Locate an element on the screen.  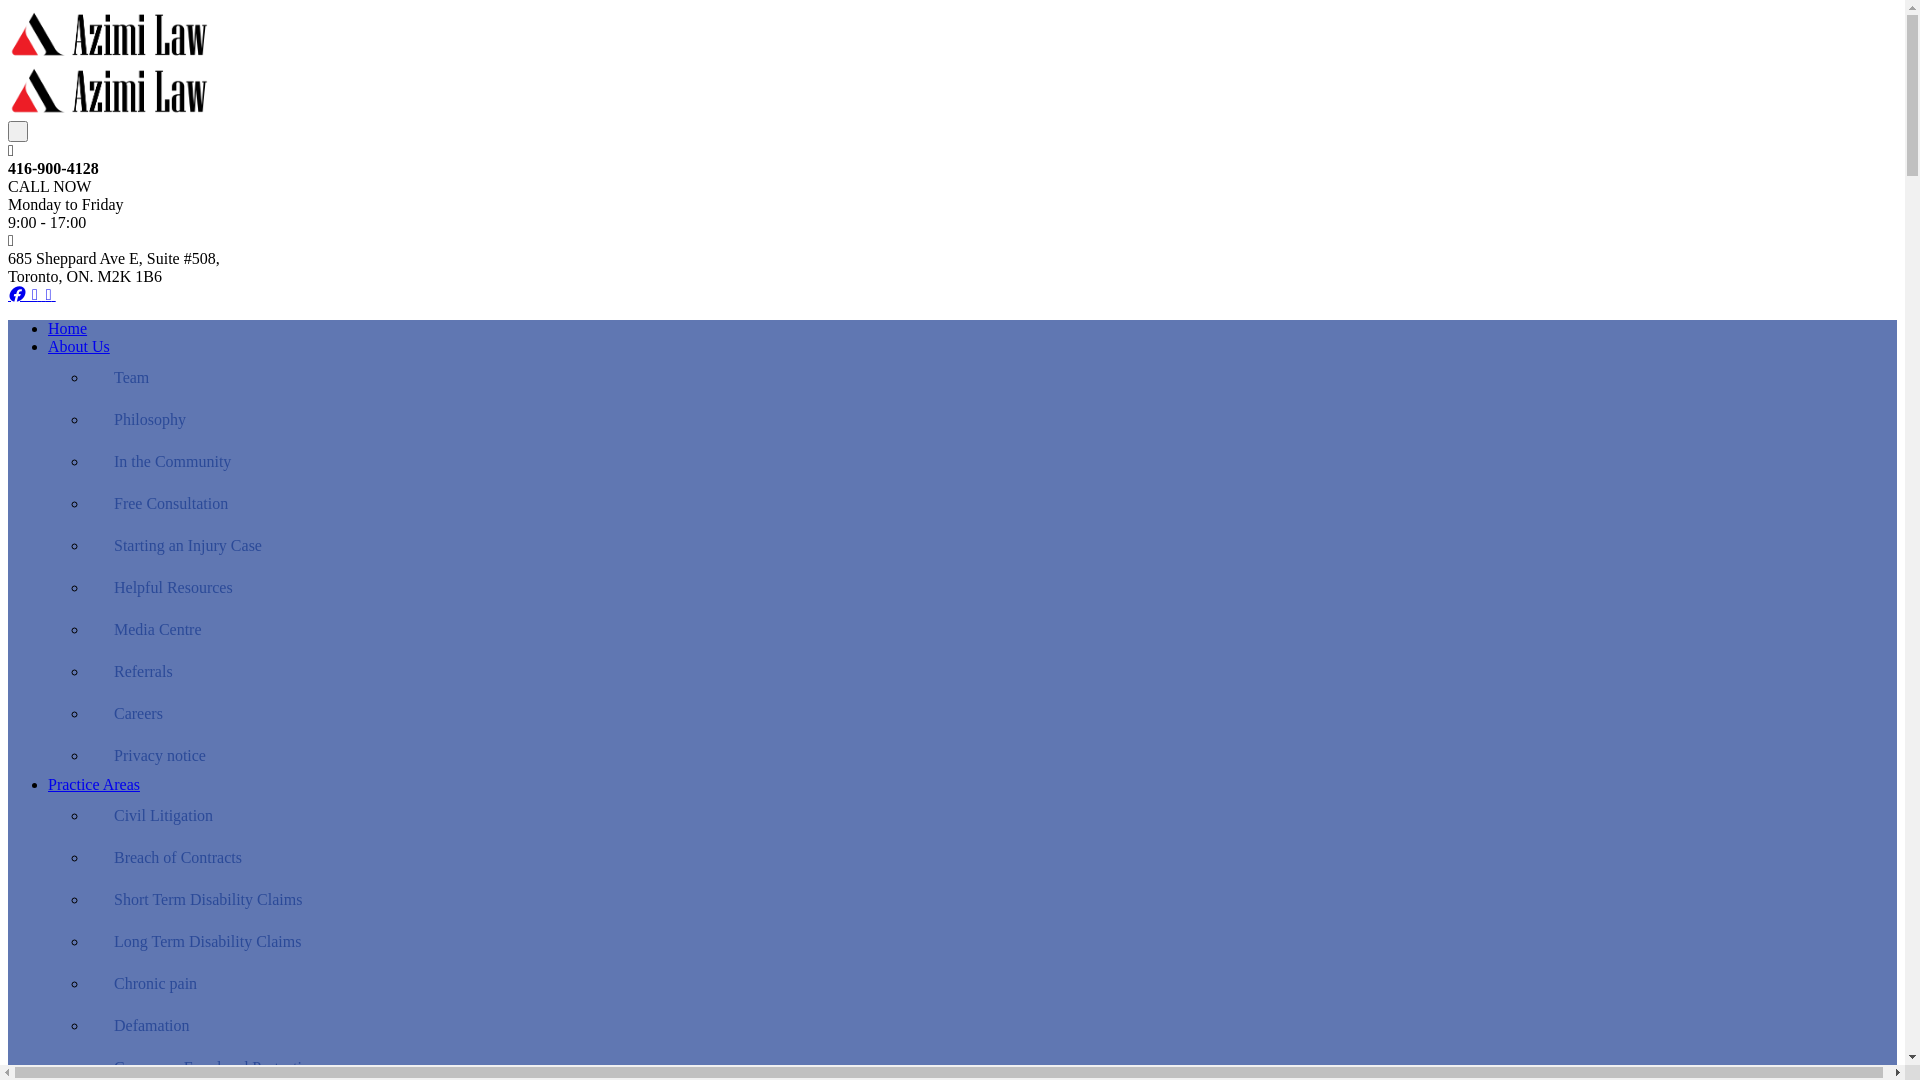
'Practice Areas' is located at coordinates (93, 783).